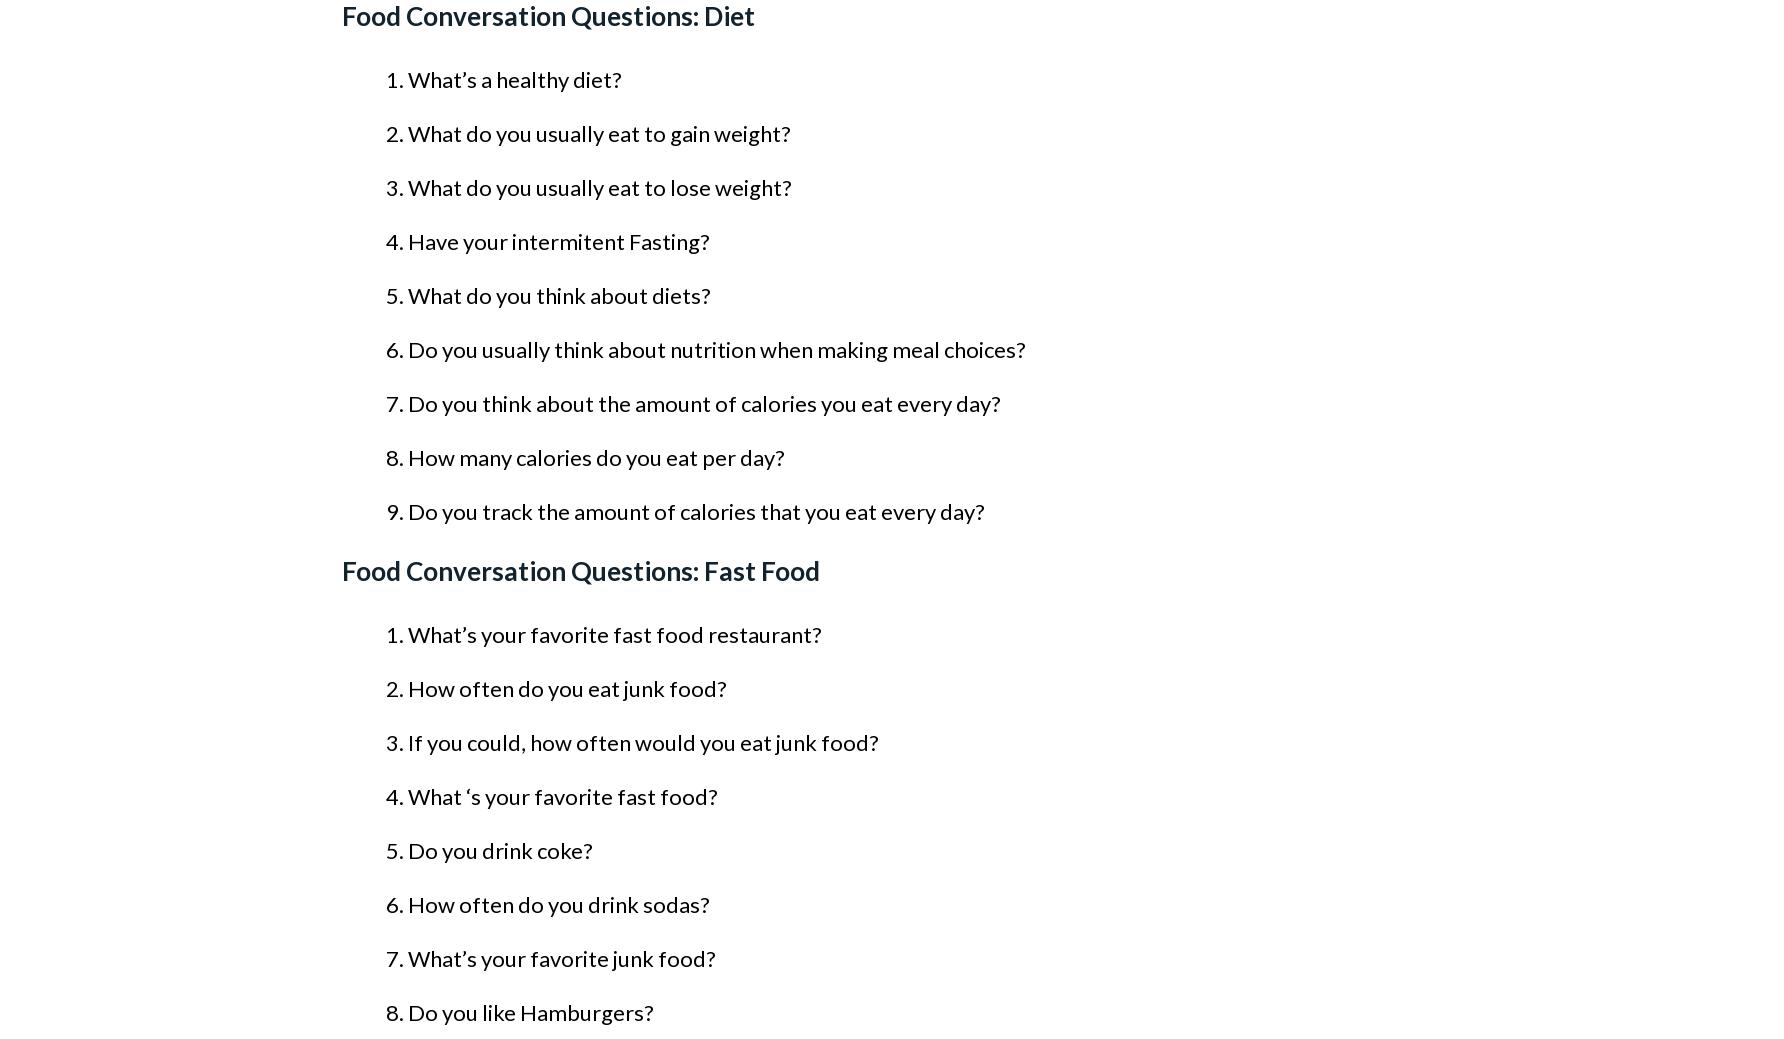 This screenshot has width=1784, height=1039. What do you see at coordinates (407, 510) in the screenshot?
I see `'Do you track the amount of calories that you eat every day?'` at bounding box center [407, 510].